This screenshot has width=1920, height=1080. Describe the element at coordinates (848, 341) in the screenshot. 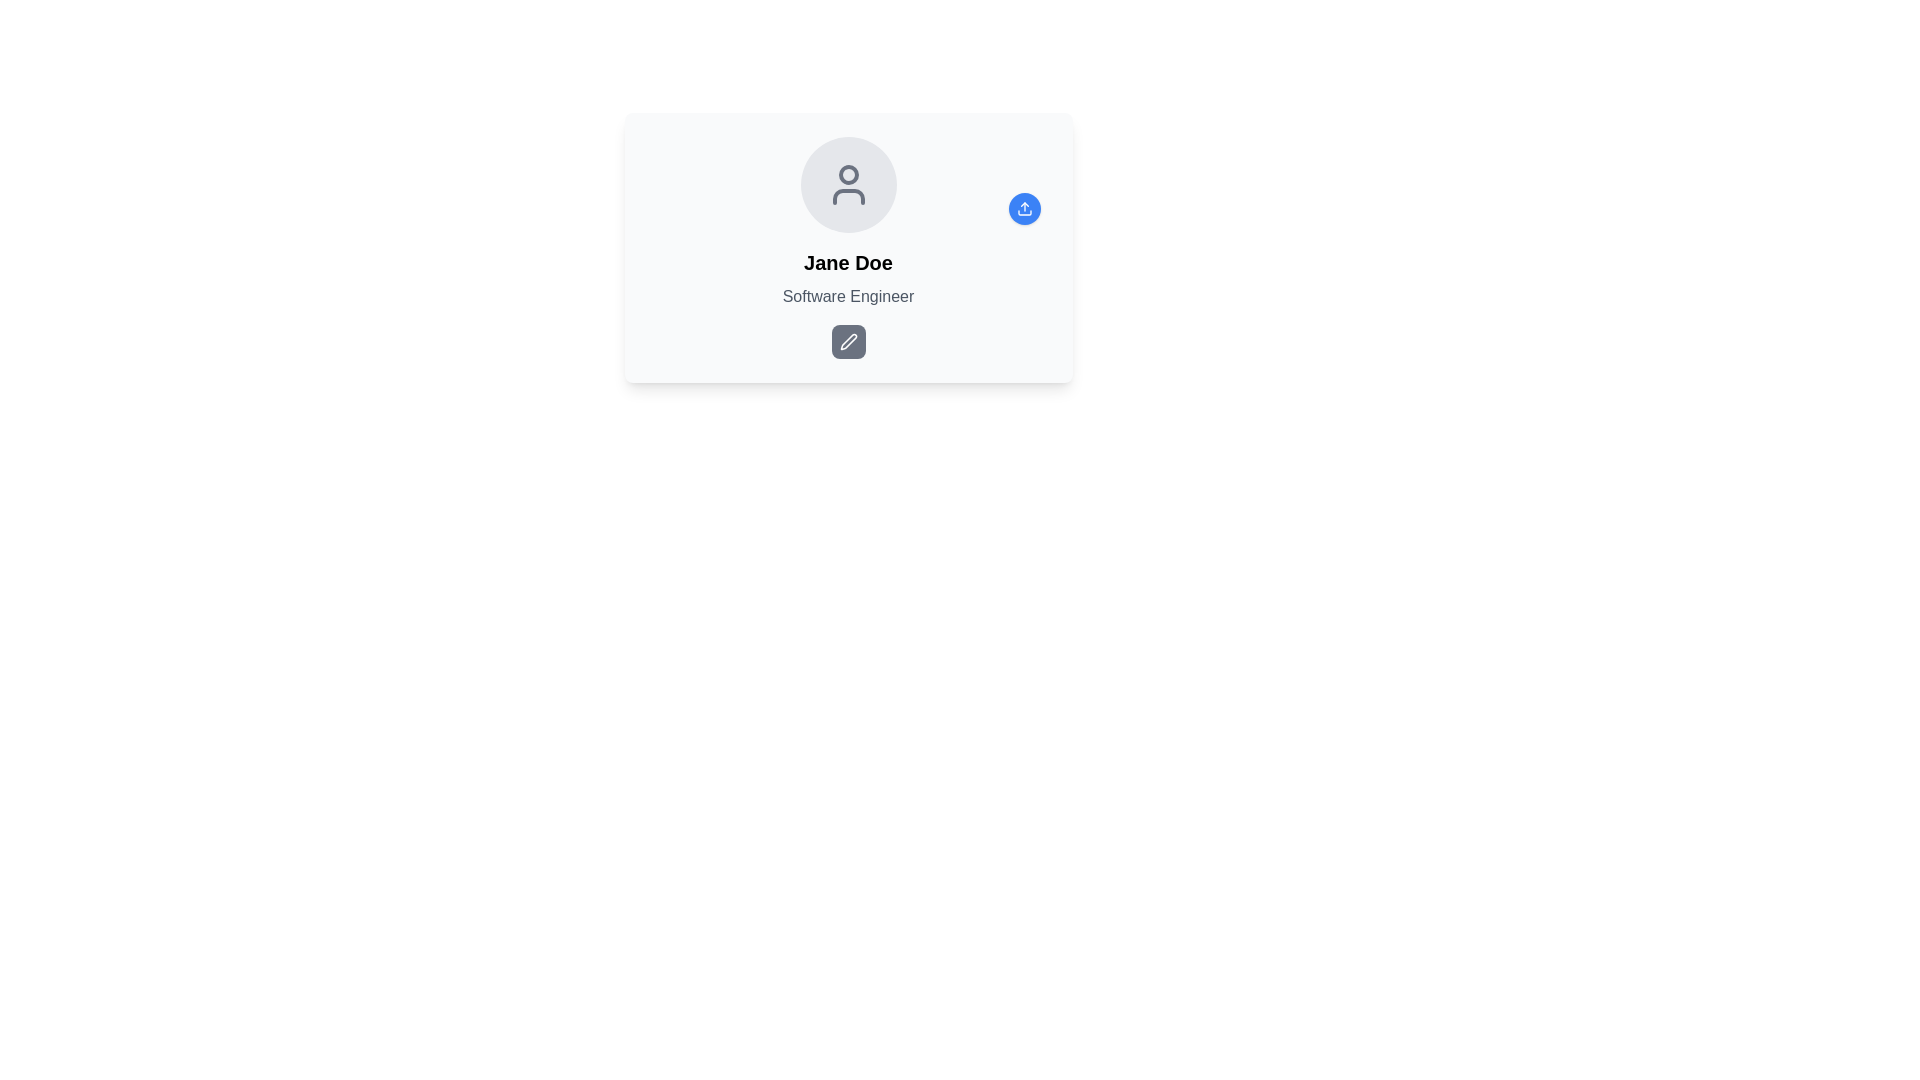

I see `the pen icon used for editing user details located within a rounded square button at the bottom of the user card by` at that location.